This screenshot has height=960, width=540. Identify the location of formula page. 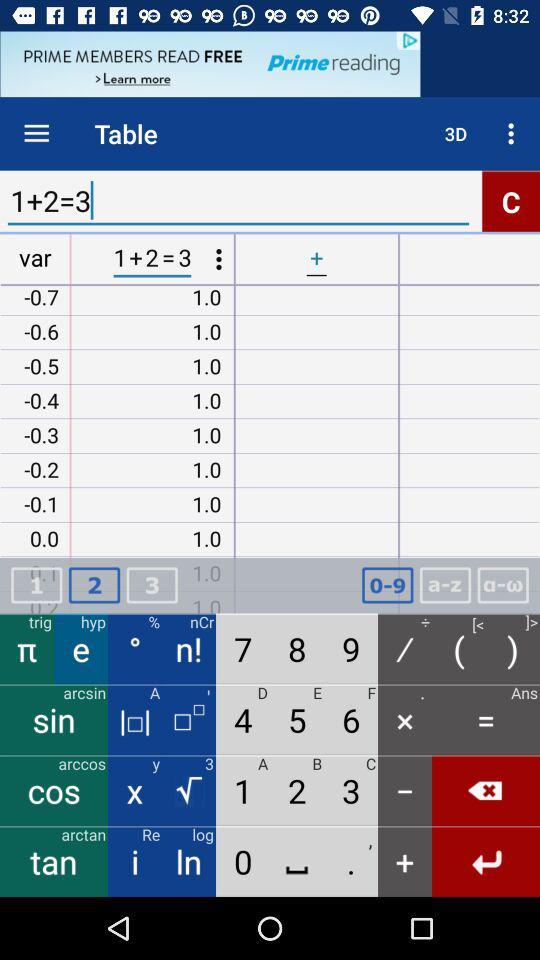
(502, 585).